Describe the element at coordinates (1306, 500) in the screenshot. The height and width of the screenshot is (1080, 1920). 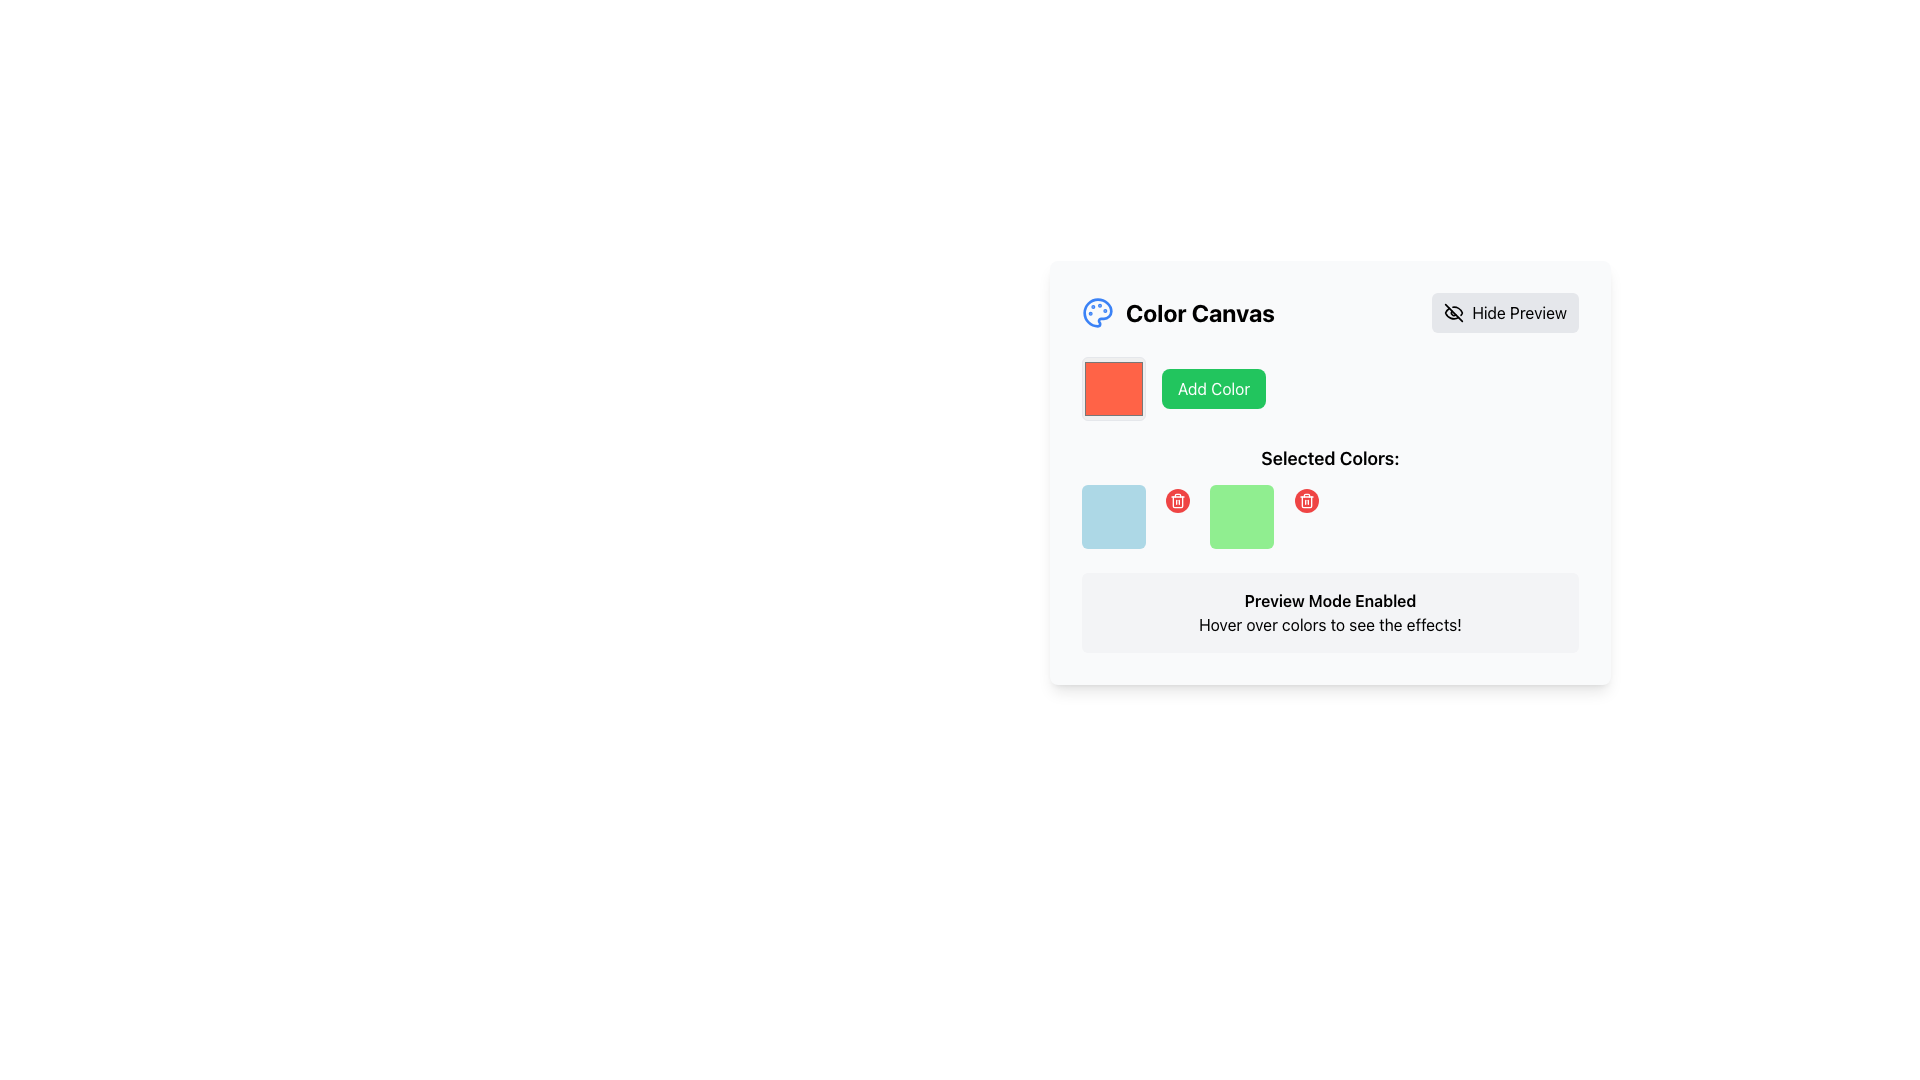
I see `the trash bin icon button, which is styled in white on a red circular background and located next to a green color box in the 'Selected Colors' area` at that location.